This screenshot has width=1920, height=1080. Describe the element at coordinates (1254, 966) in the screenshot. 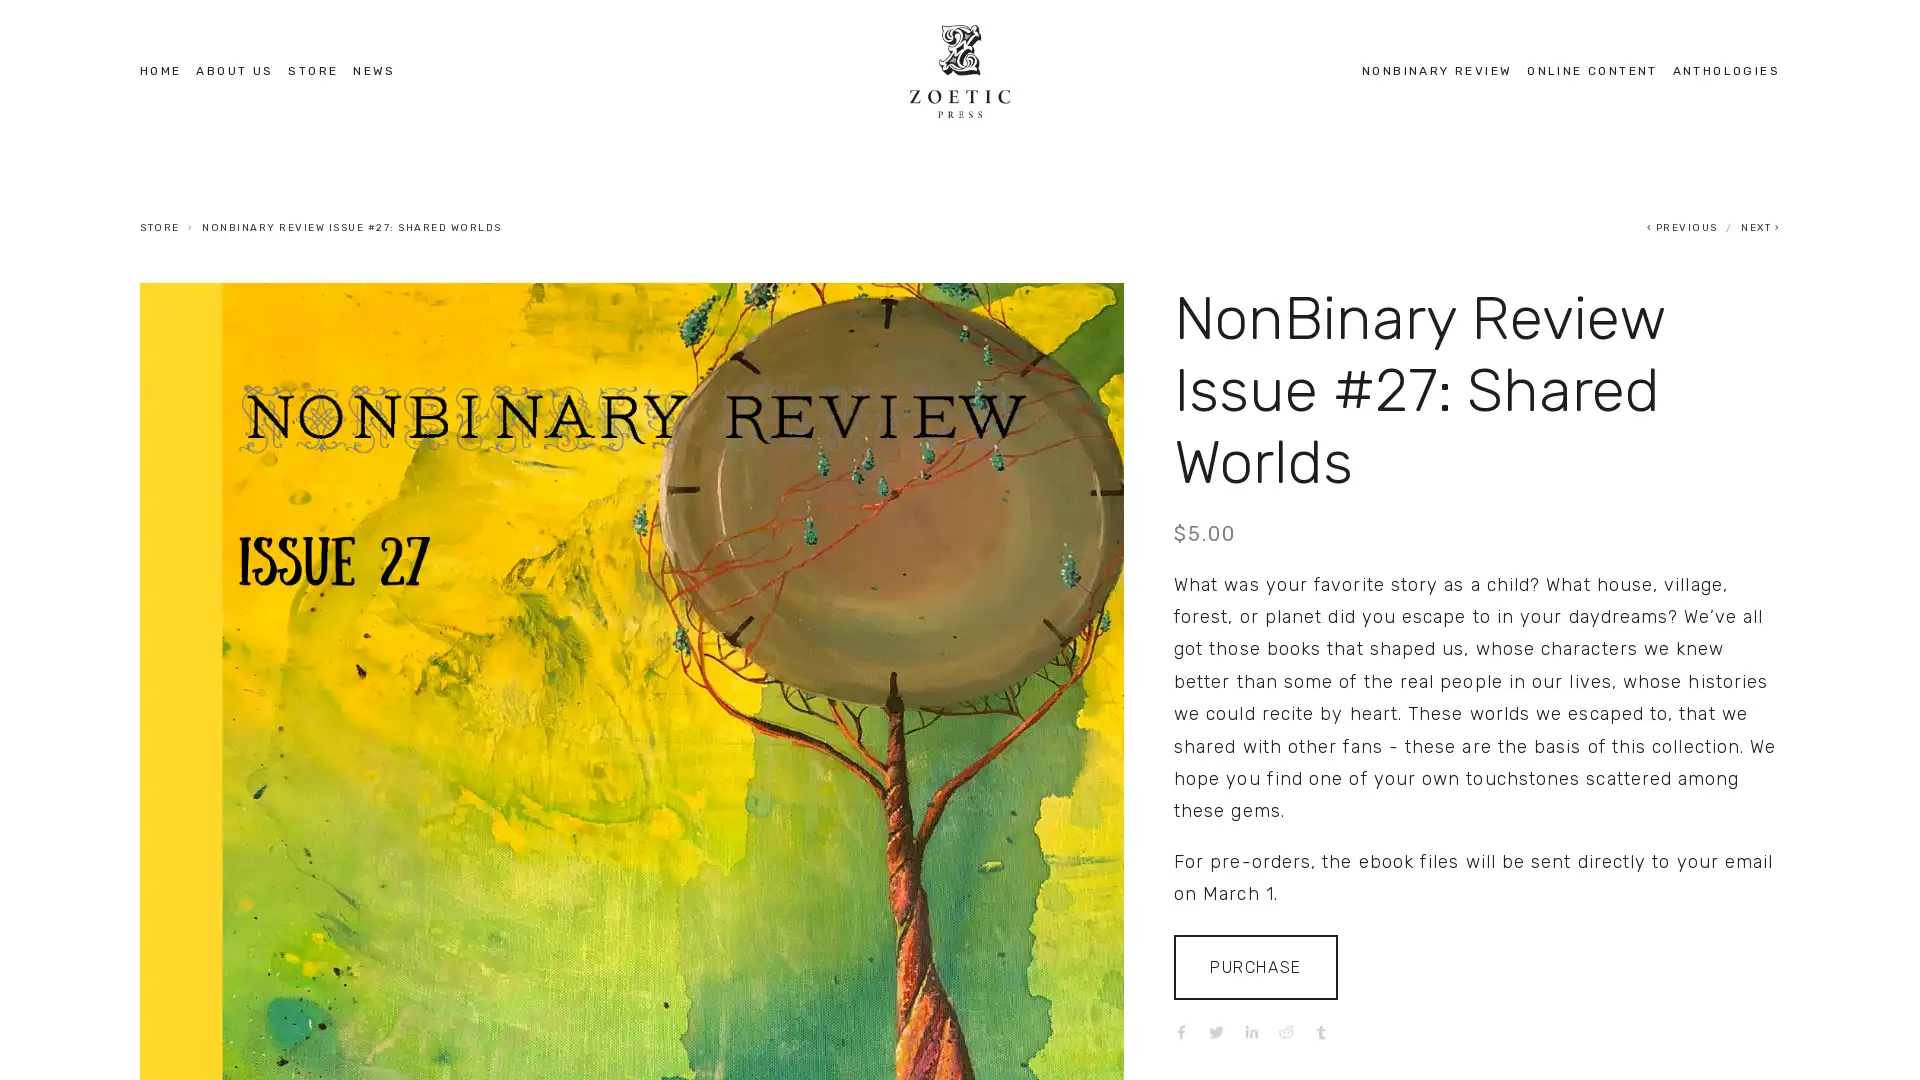

I see `PURCHASE` at that location.